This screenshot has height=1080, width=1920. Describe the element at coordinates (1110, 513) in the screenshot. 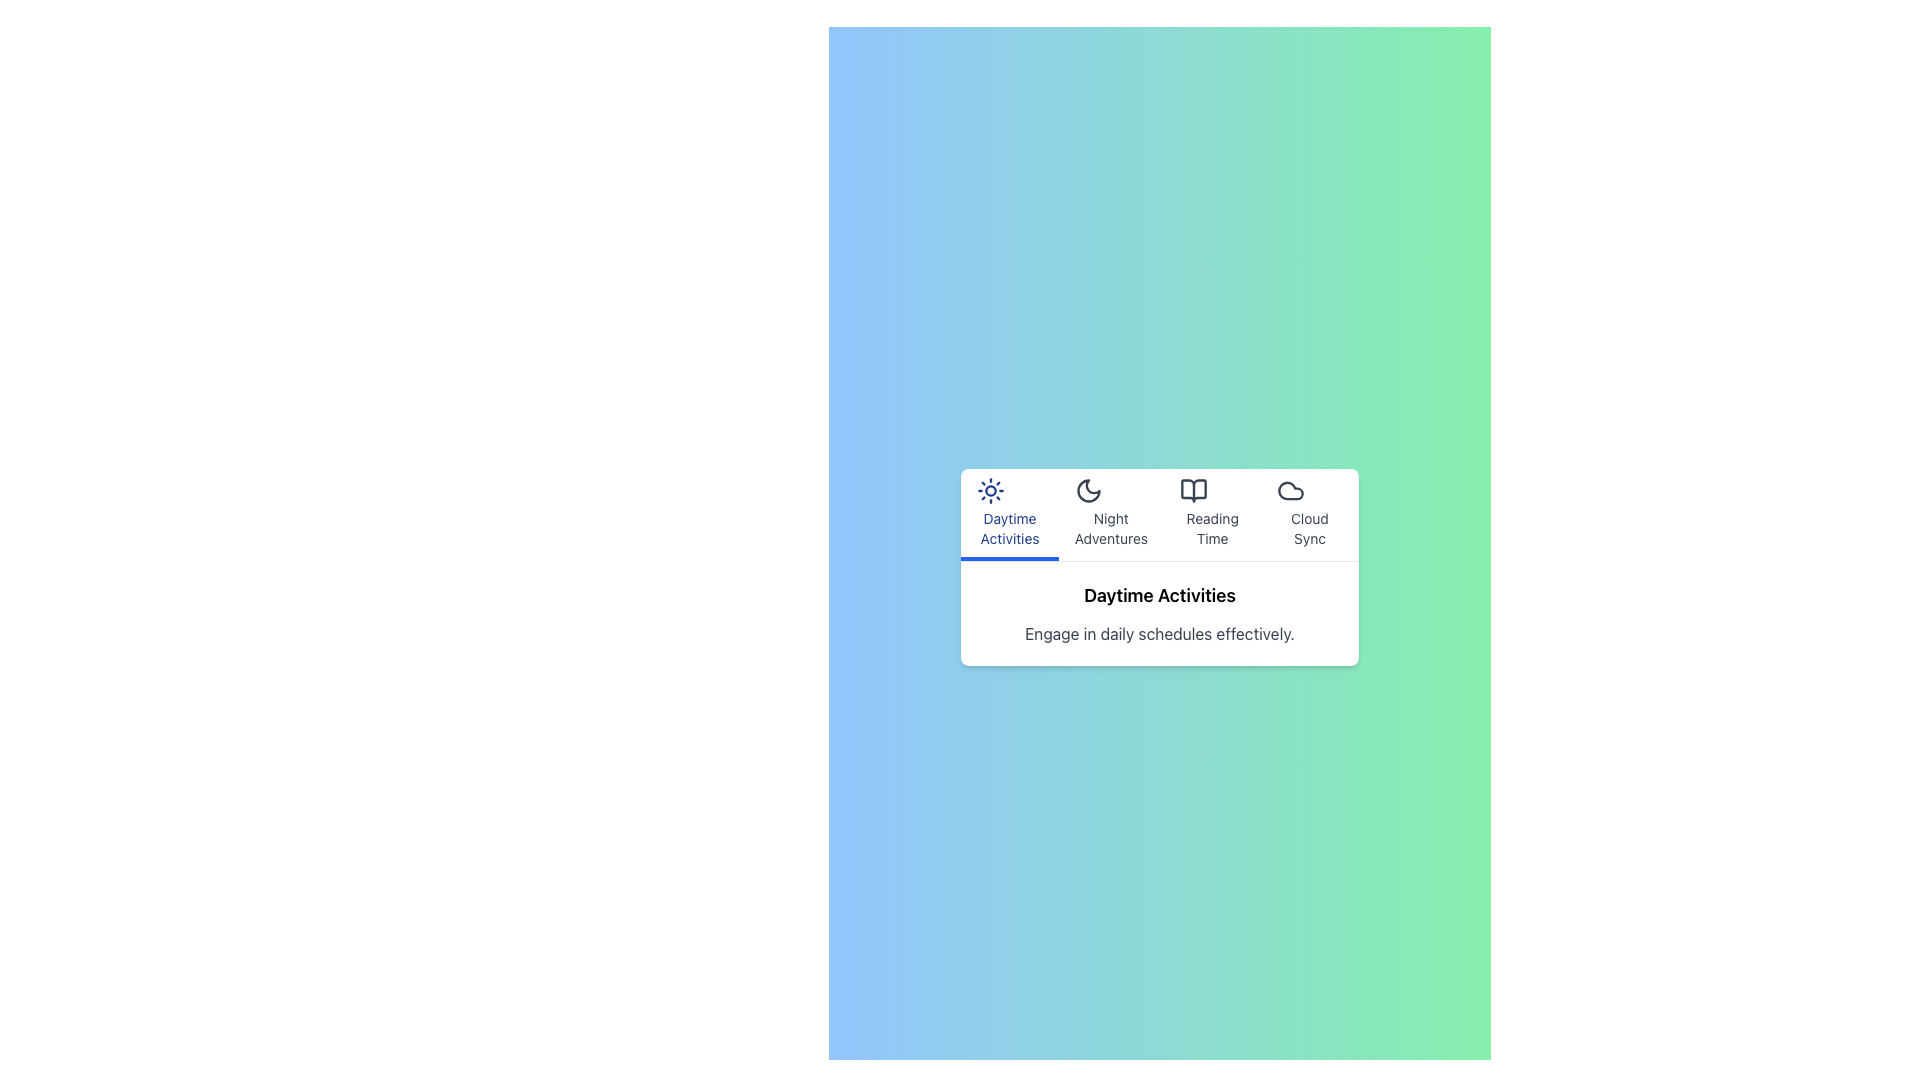

I see `the 'Night Adventures' tab, which features a moon icon above the text and is the second tab in the navigation bar` at that location.